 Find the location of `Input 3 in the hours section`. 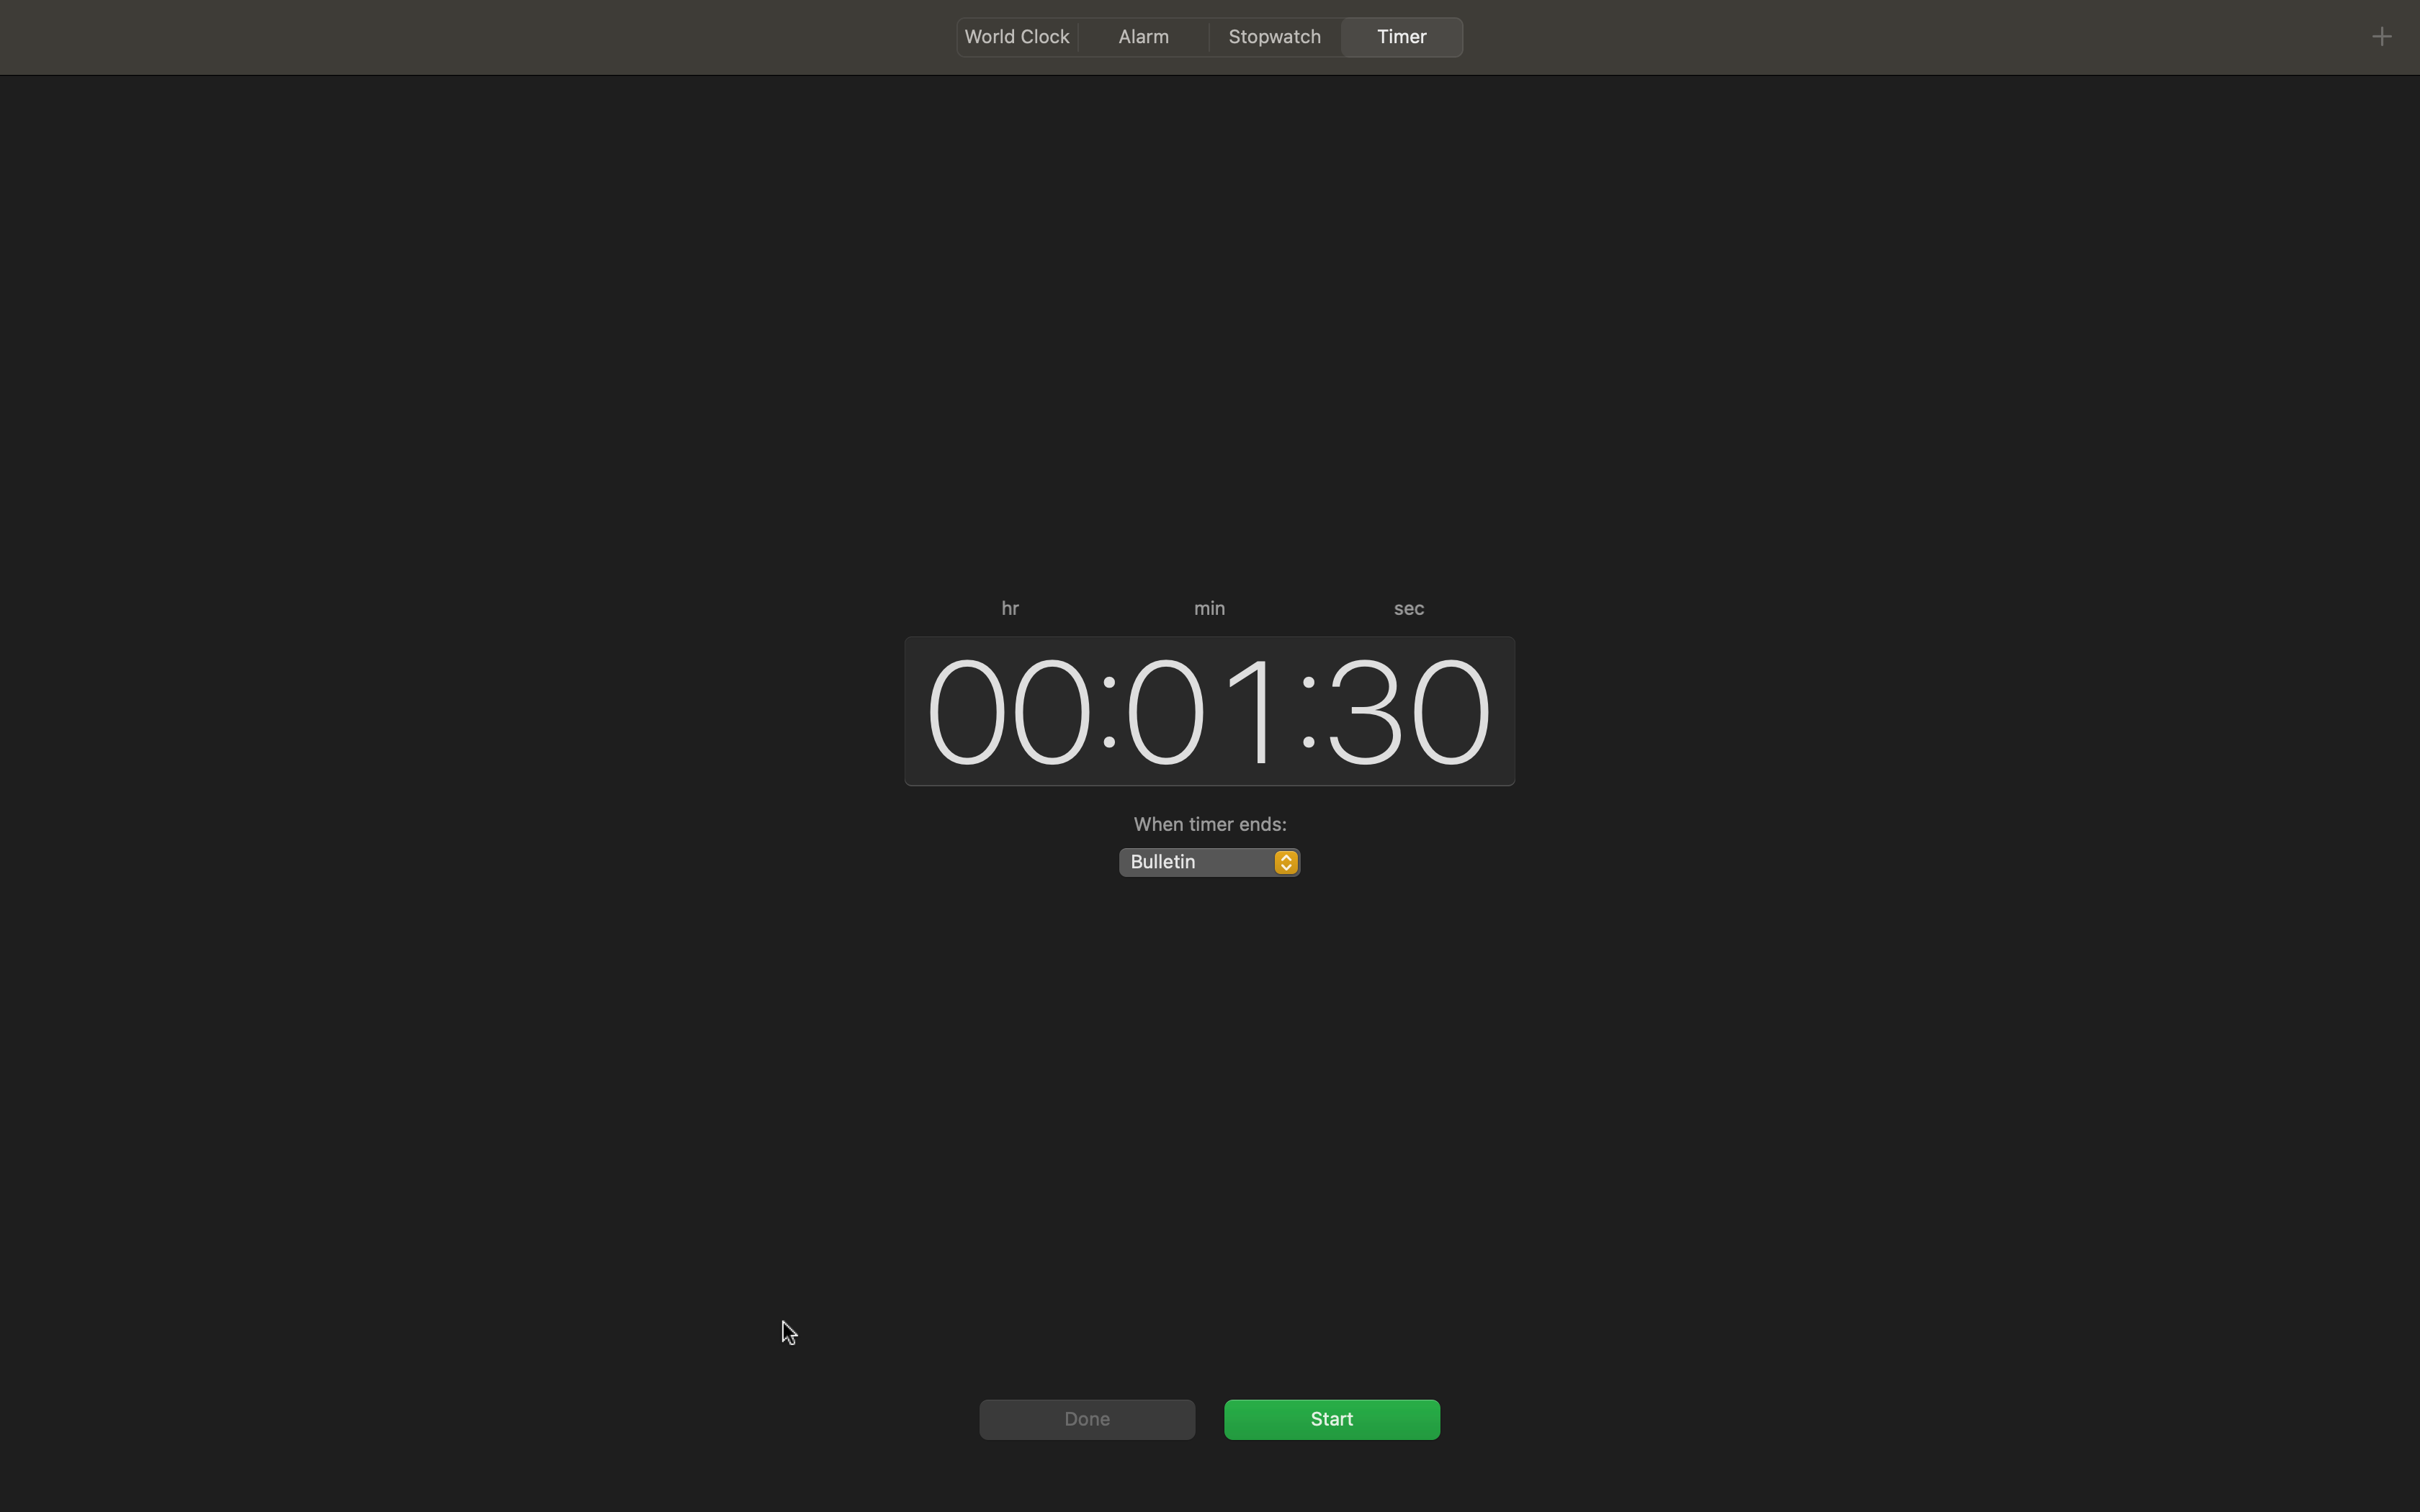

Input 3 in the hours section is located at coordinates (1000, 707).